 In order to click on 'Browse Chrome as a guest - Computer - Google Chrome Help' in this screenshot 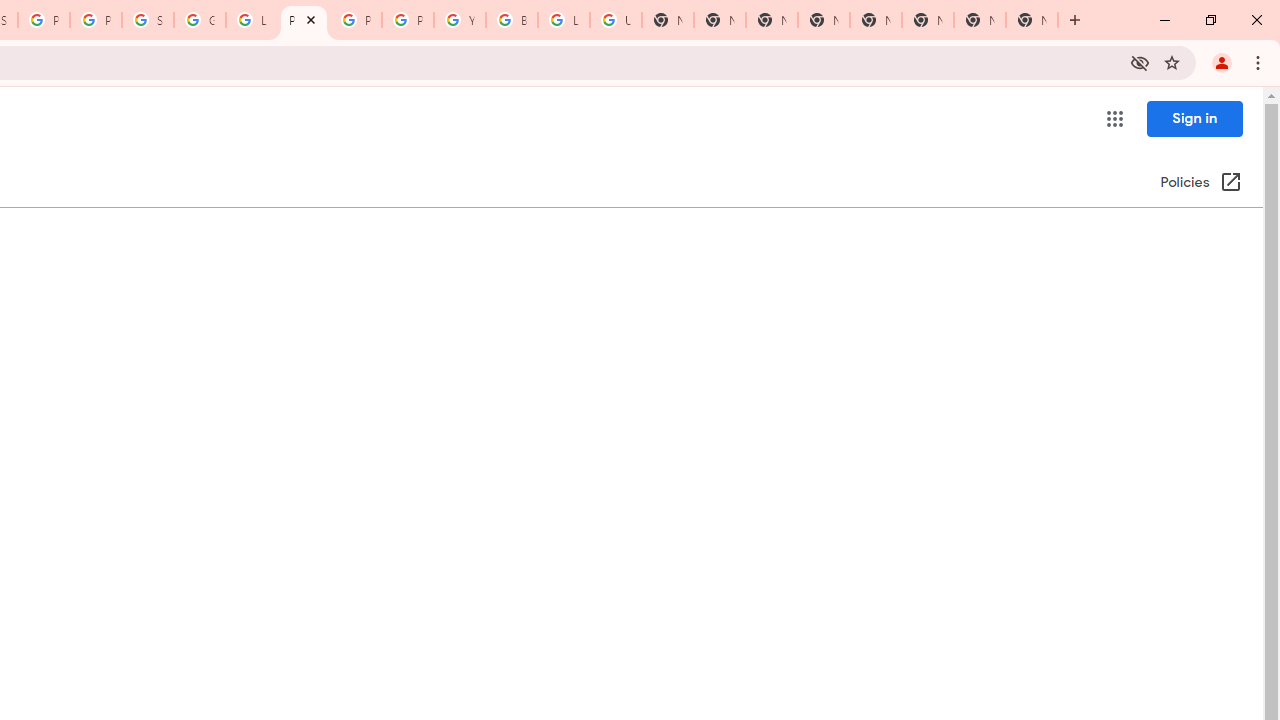, I will do `click(512, 20)`.